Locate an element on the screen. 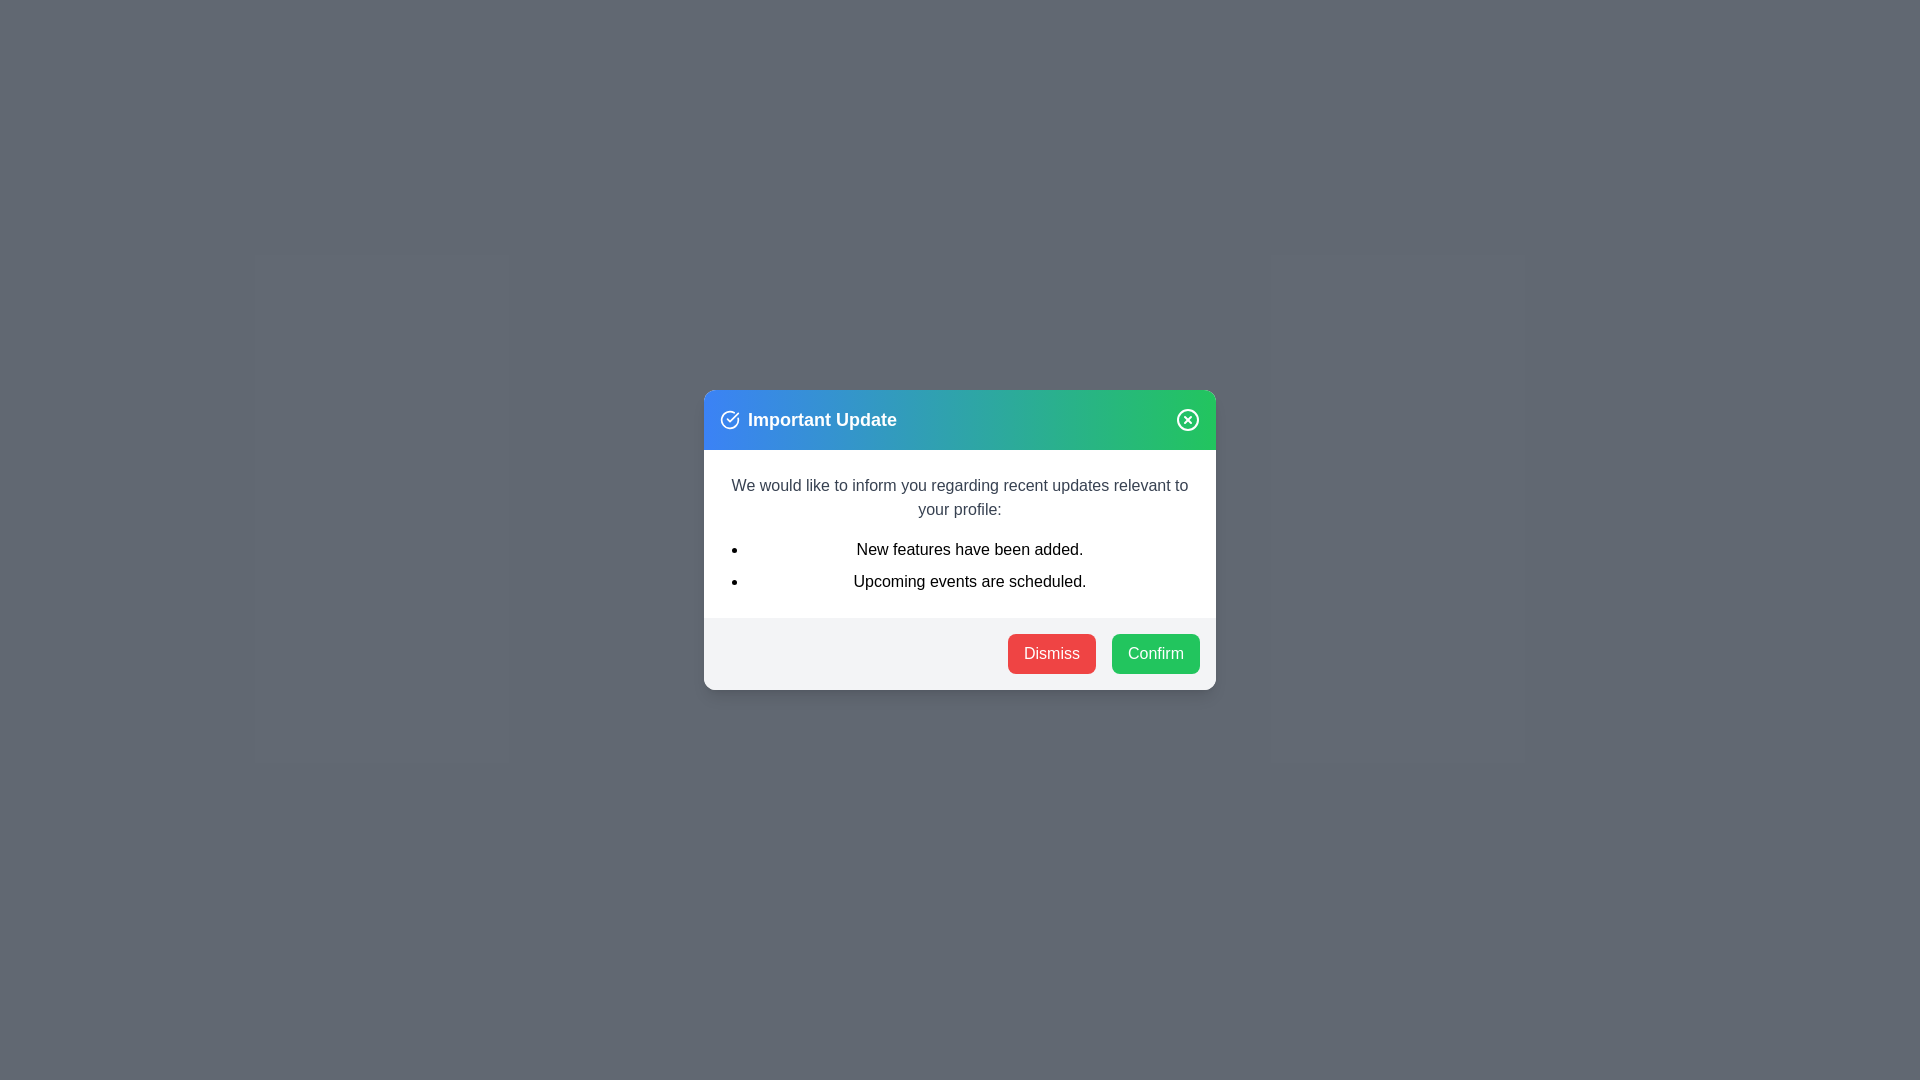 This screenshot has height=1080, width=1920. the 'Confirm' button to confirm the updates is located at coordinates (1156, 654).